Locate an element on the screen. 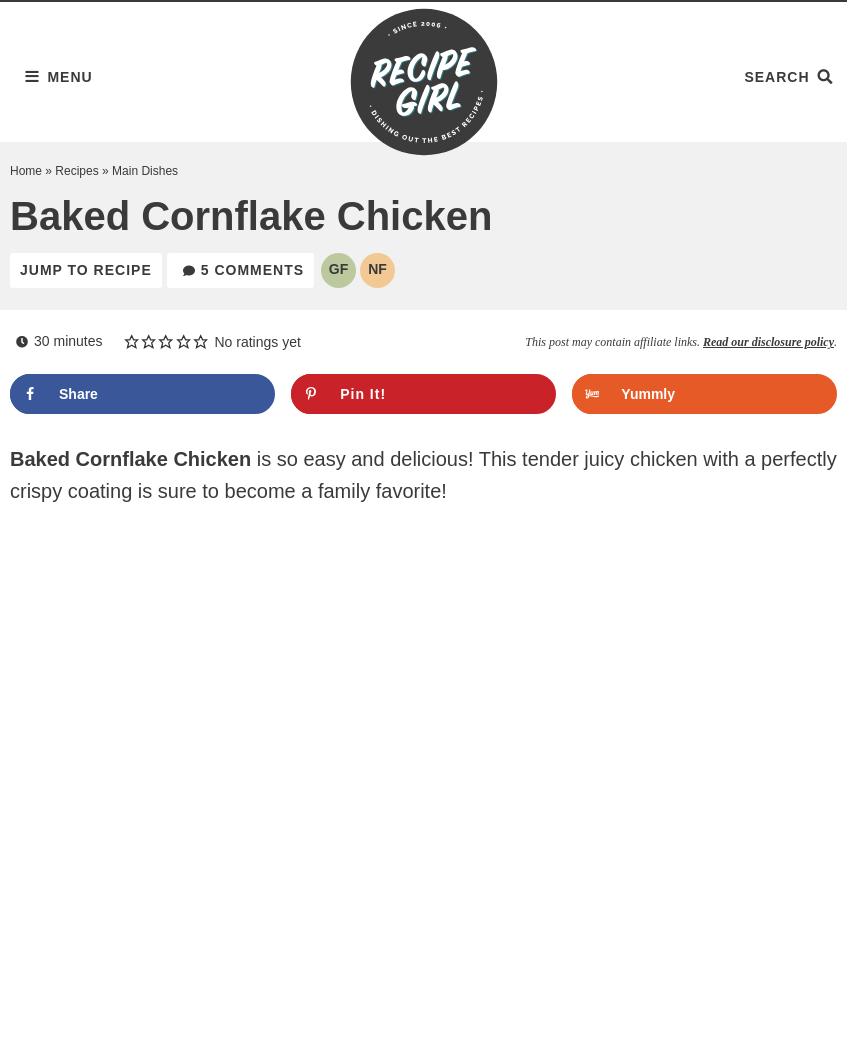  'No ratings yet' is located at coordinates (213, 341).